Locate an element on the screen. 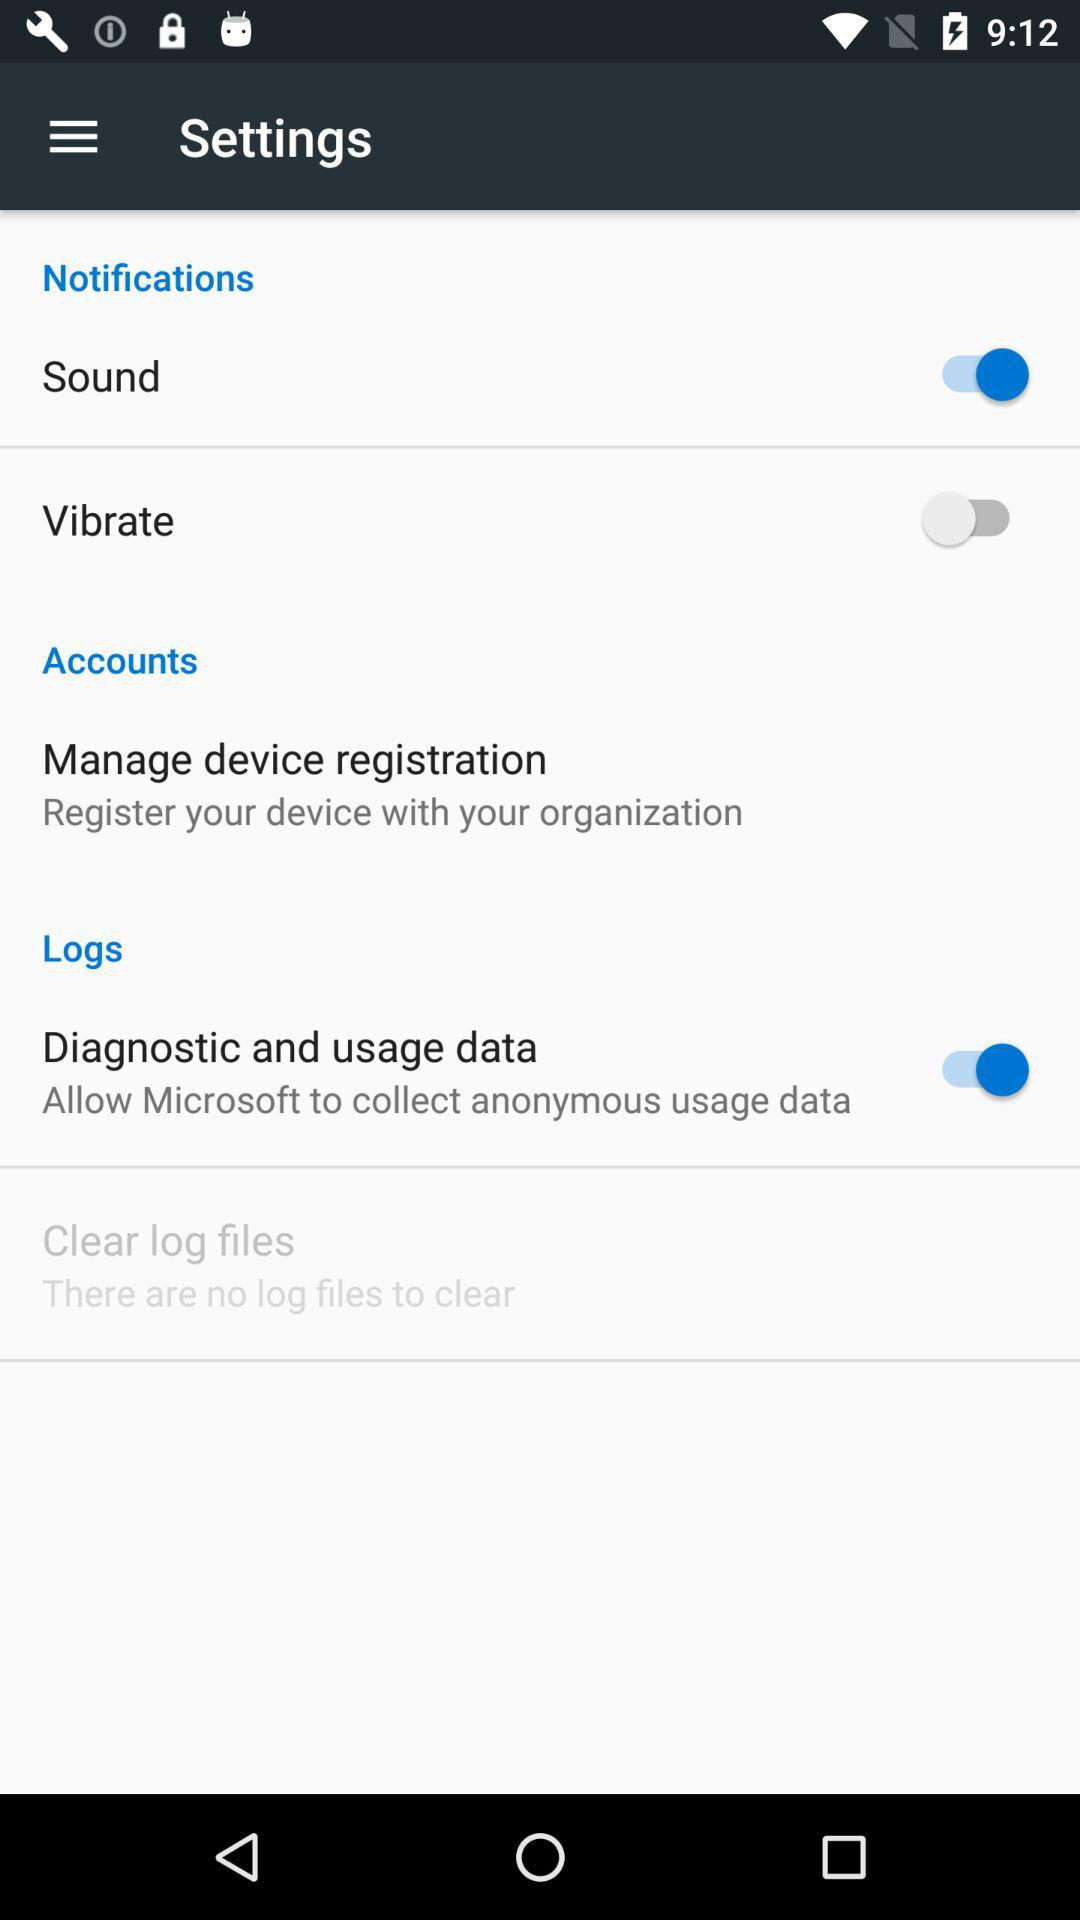 The width and height of the screenshot is (1080, 1920). icon above logs icon is located at coordinates (392, 810).